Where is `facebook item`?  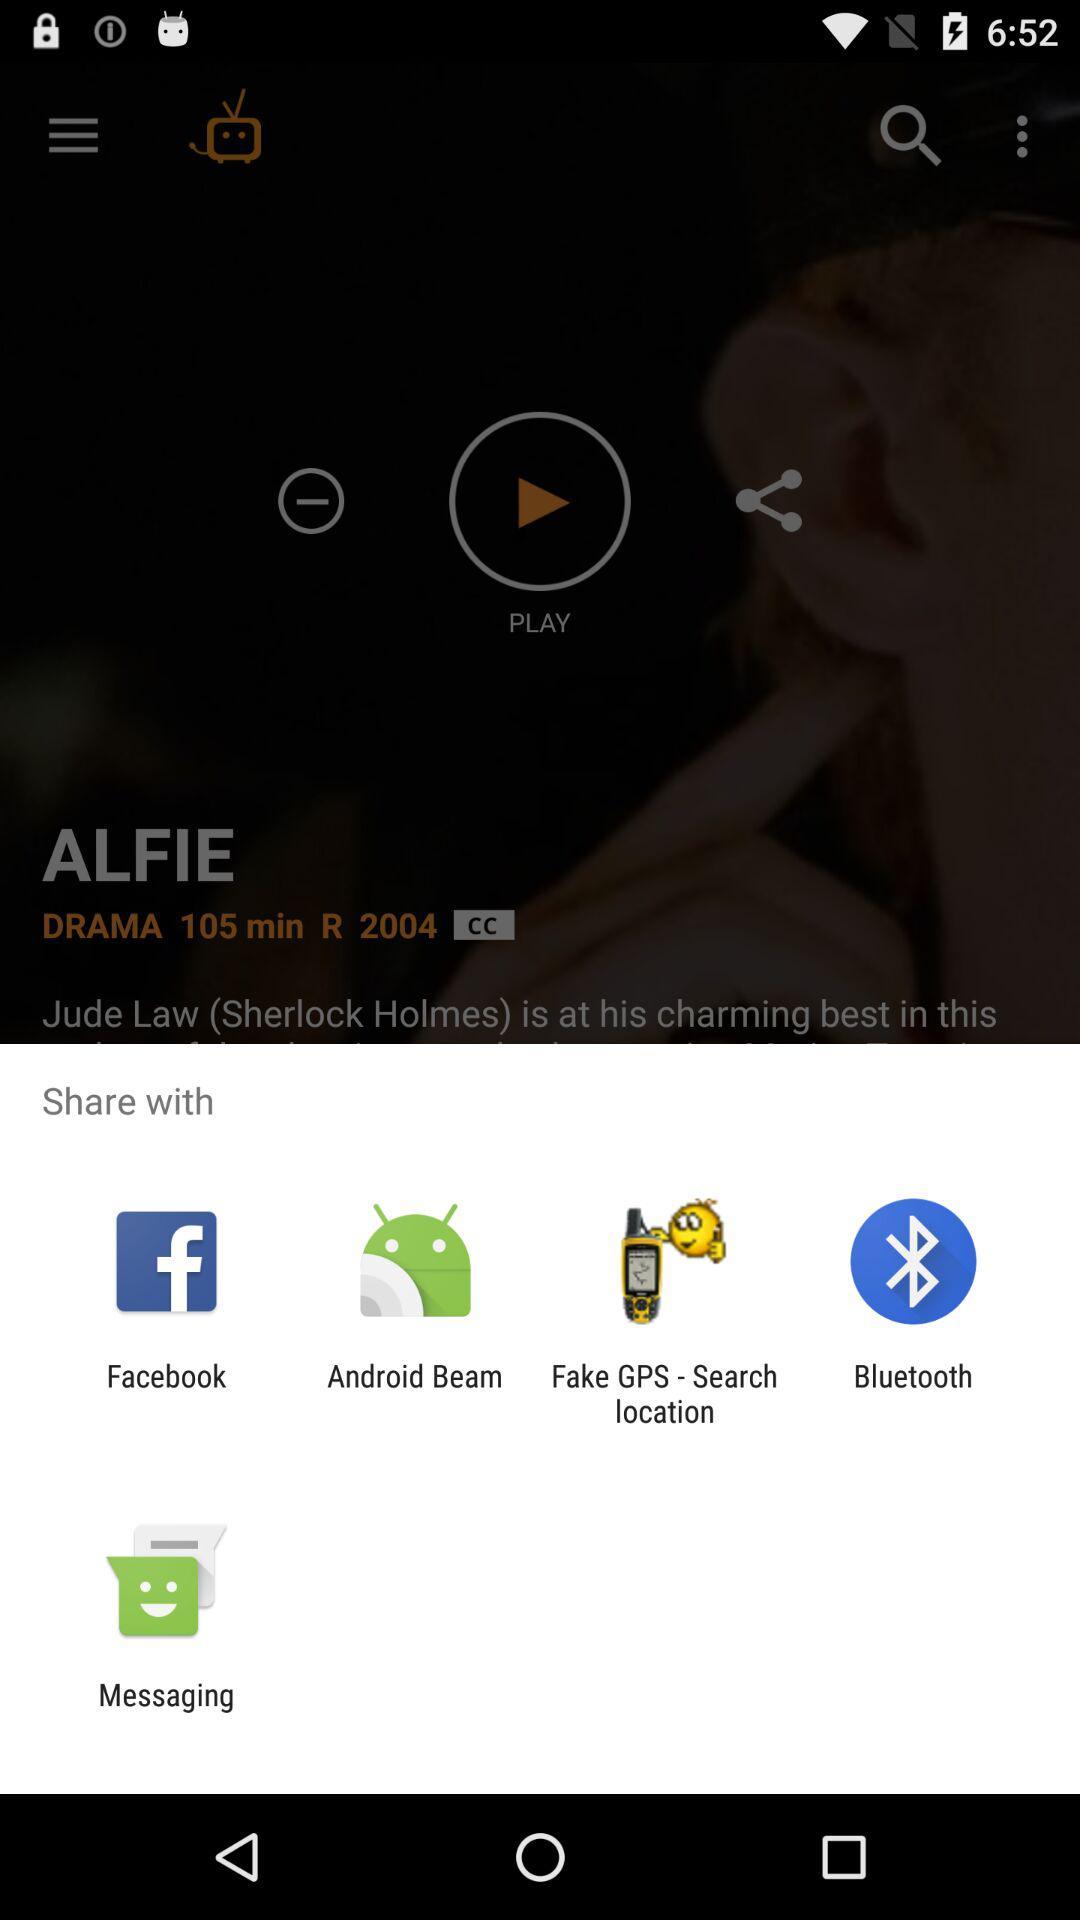 facebook item is located at coordinates (165, 1392).